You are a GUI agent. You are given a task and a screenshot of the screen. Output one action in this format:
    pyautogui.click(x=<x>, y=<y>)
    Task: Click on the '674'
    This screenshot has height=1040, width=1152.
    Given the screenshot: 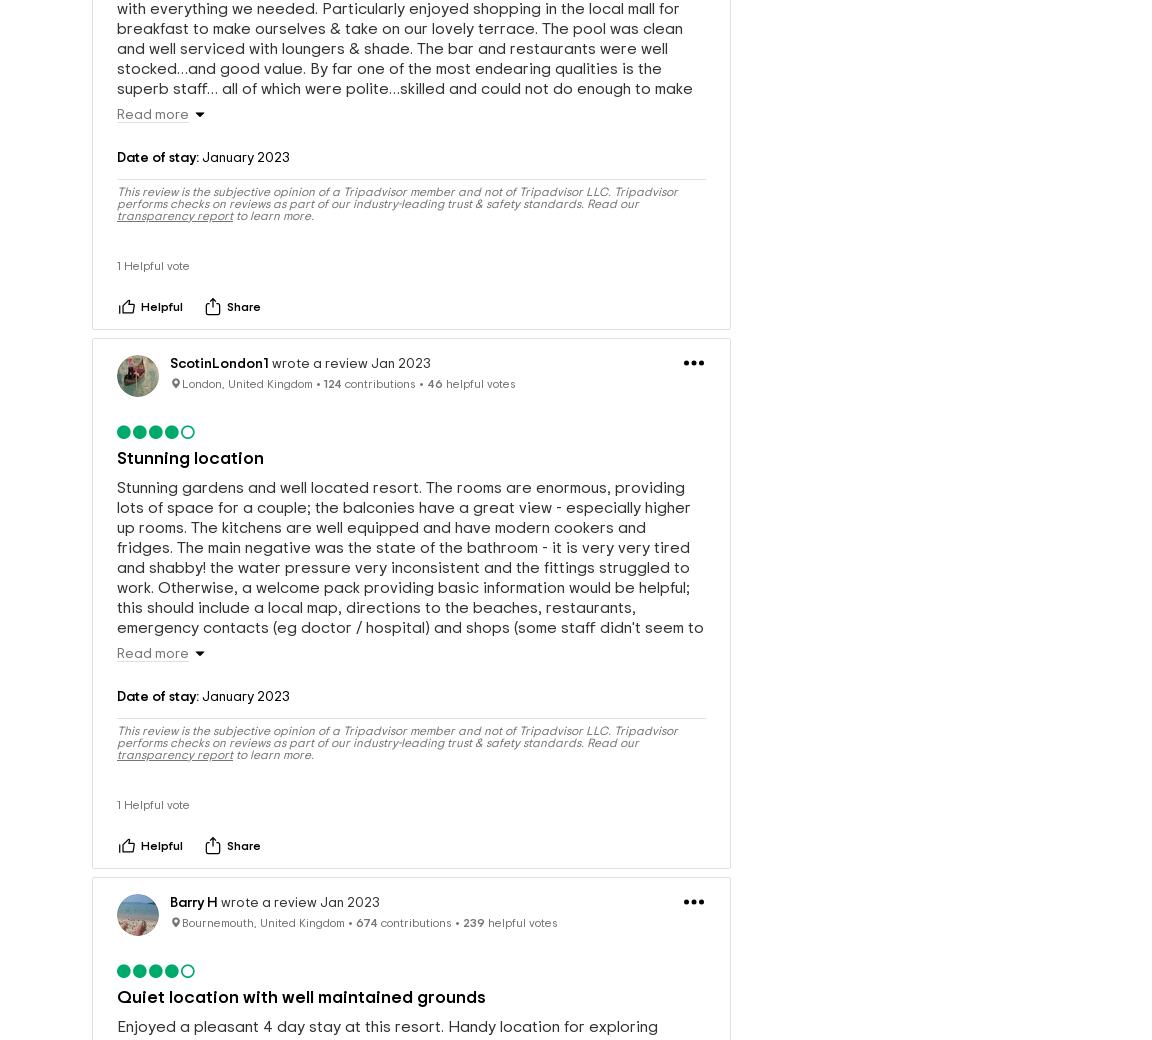 What is the action you would take?
    pyautogui.click(x=366, y=927)
    